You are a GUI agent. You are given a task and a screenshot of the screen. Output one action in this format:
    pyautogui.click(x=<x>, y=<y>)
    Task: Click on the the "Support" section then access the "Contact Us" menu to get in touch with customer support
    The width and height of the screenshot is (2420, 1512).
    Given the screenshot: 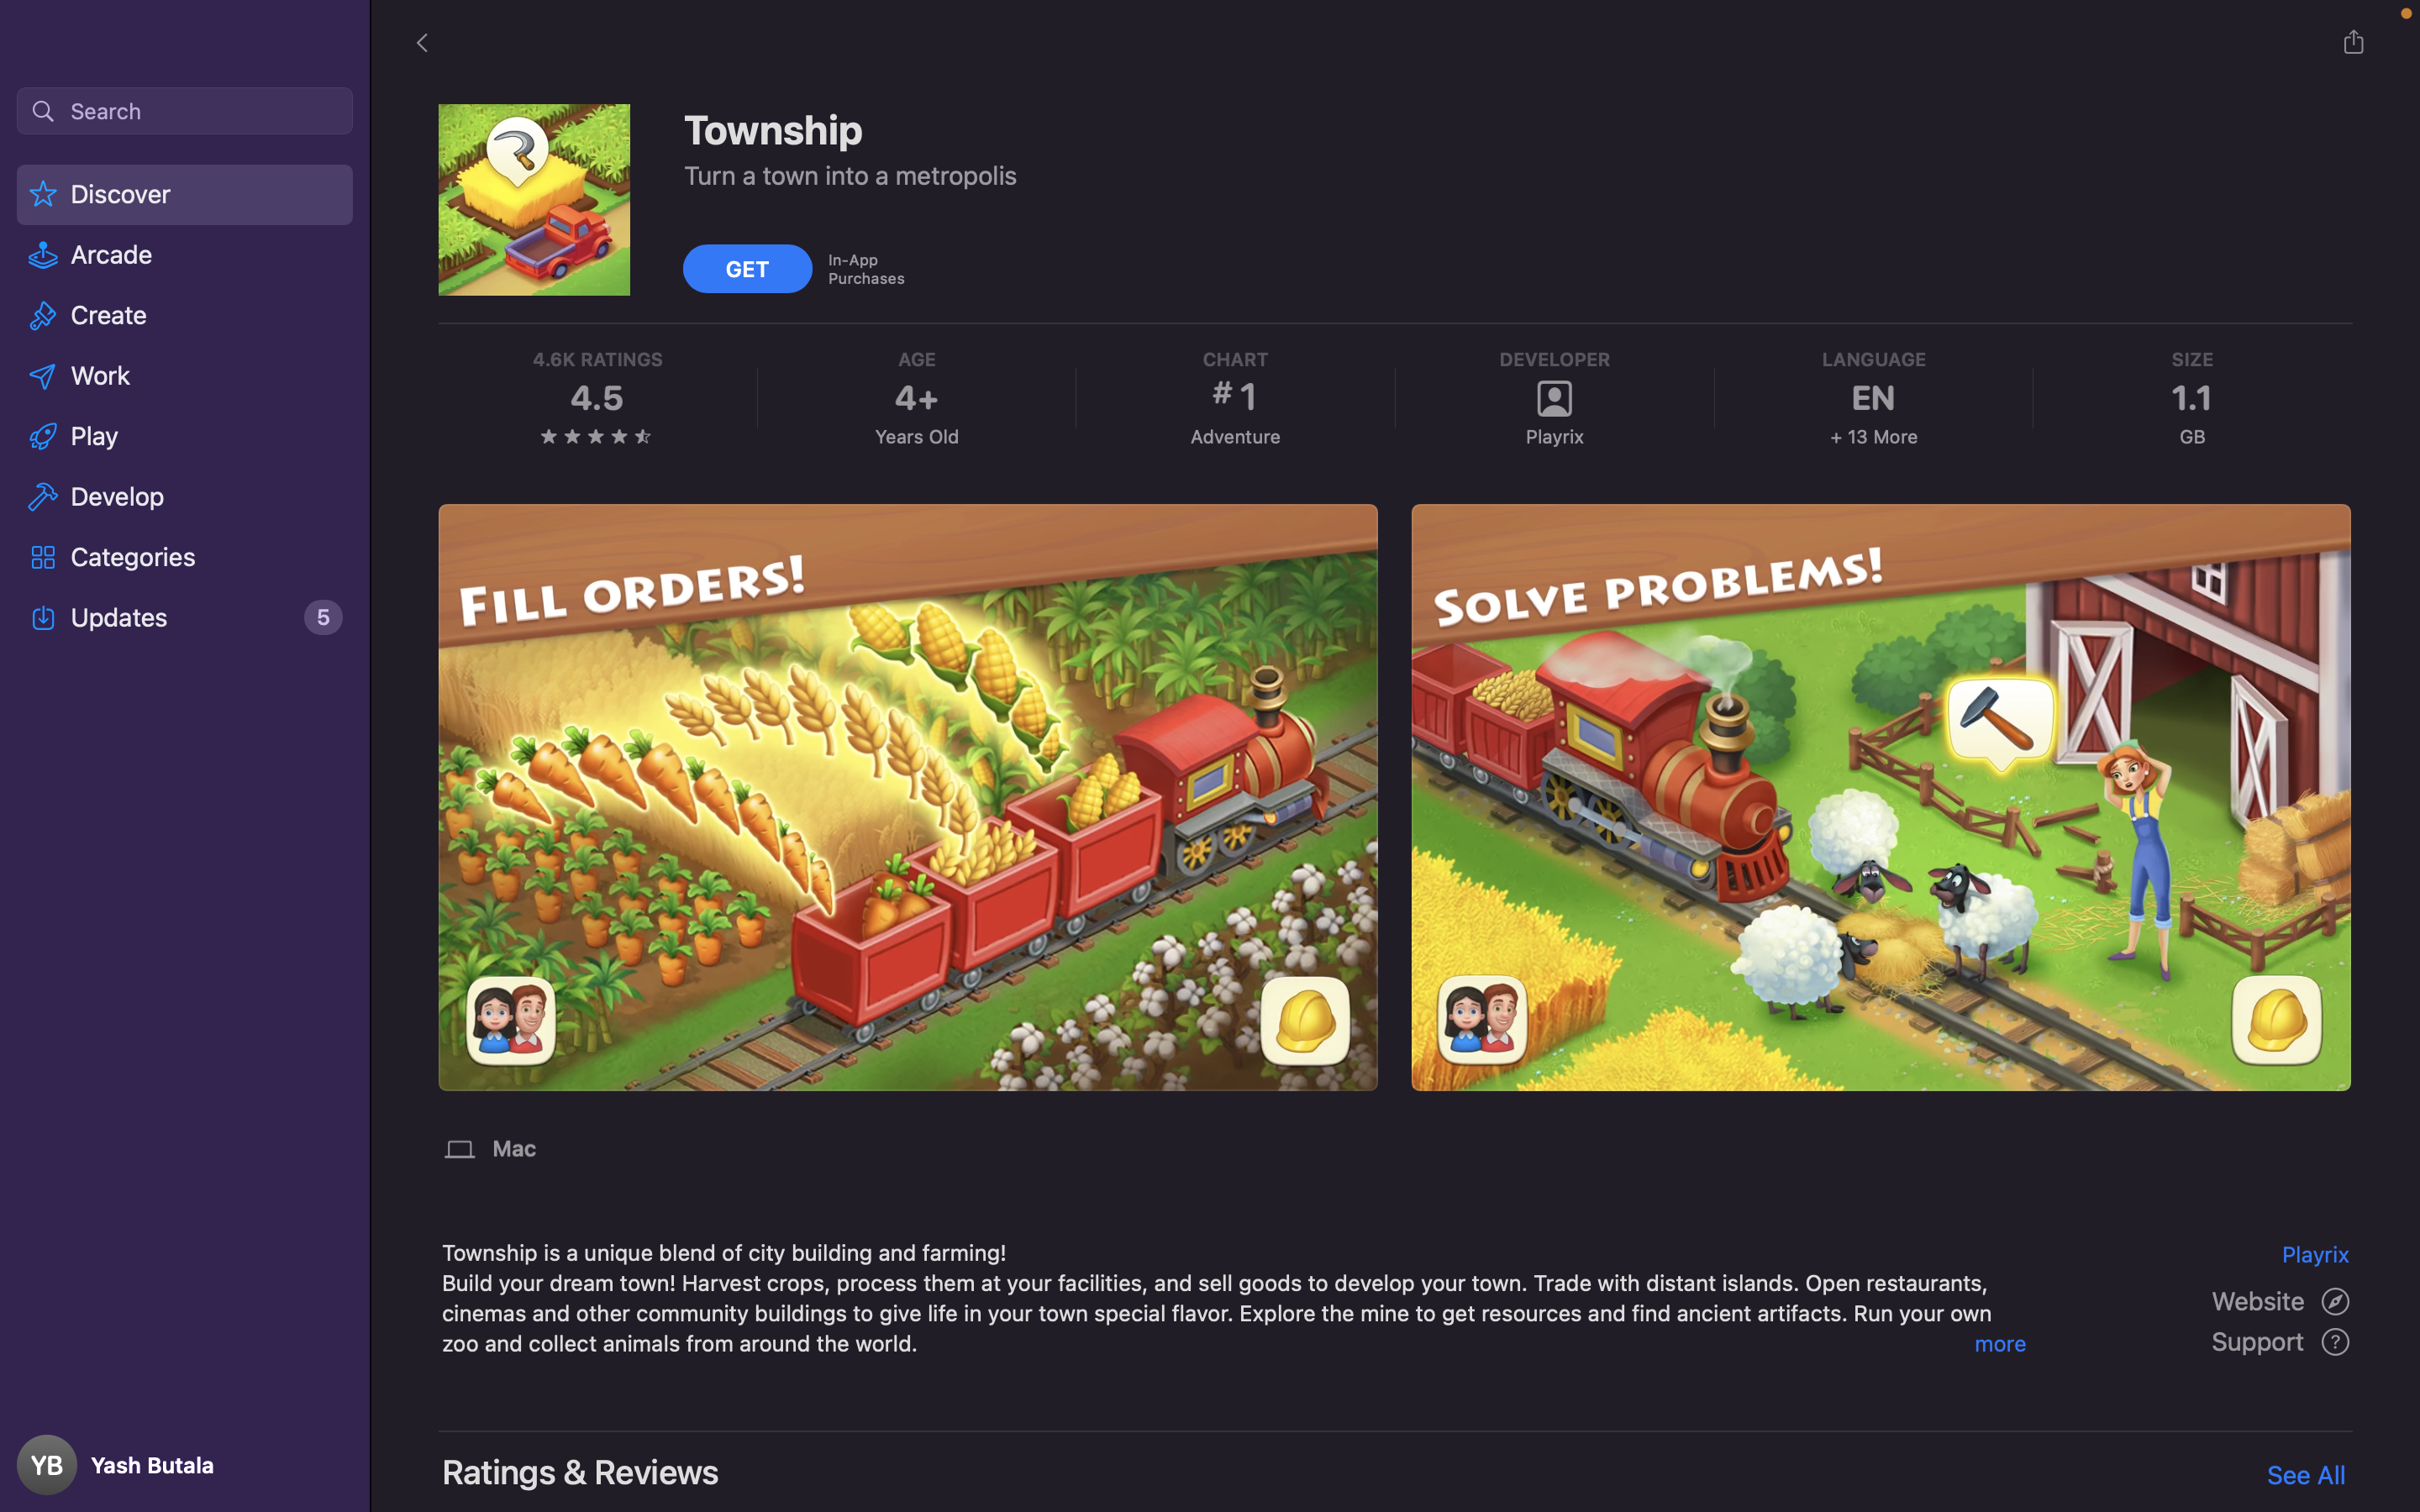 What is the action you would take?
    pyautogui.click(x=2283, y=1342)
    